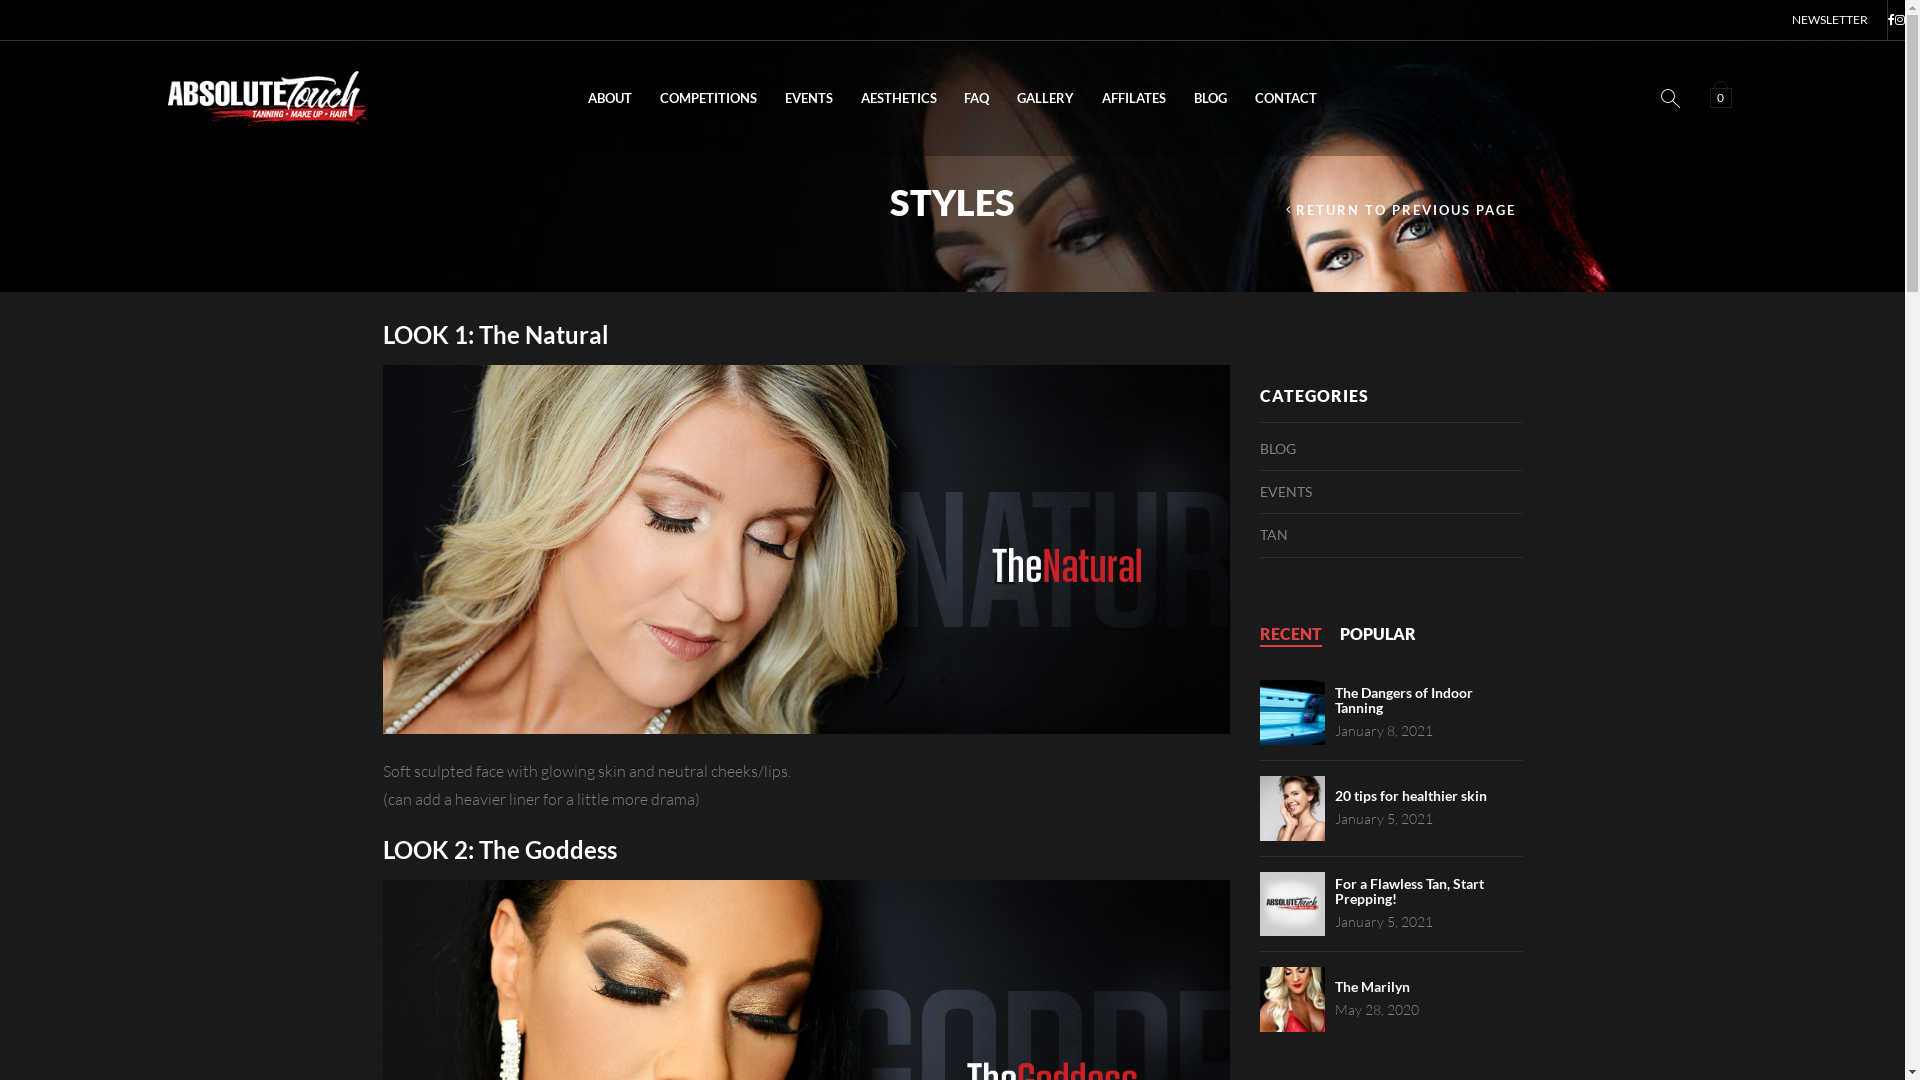 The height and width of the screenshot is (1080, 1920). Describe the element at coordinates (1722, 96) in the screenshot. I see `'0'` at that location.